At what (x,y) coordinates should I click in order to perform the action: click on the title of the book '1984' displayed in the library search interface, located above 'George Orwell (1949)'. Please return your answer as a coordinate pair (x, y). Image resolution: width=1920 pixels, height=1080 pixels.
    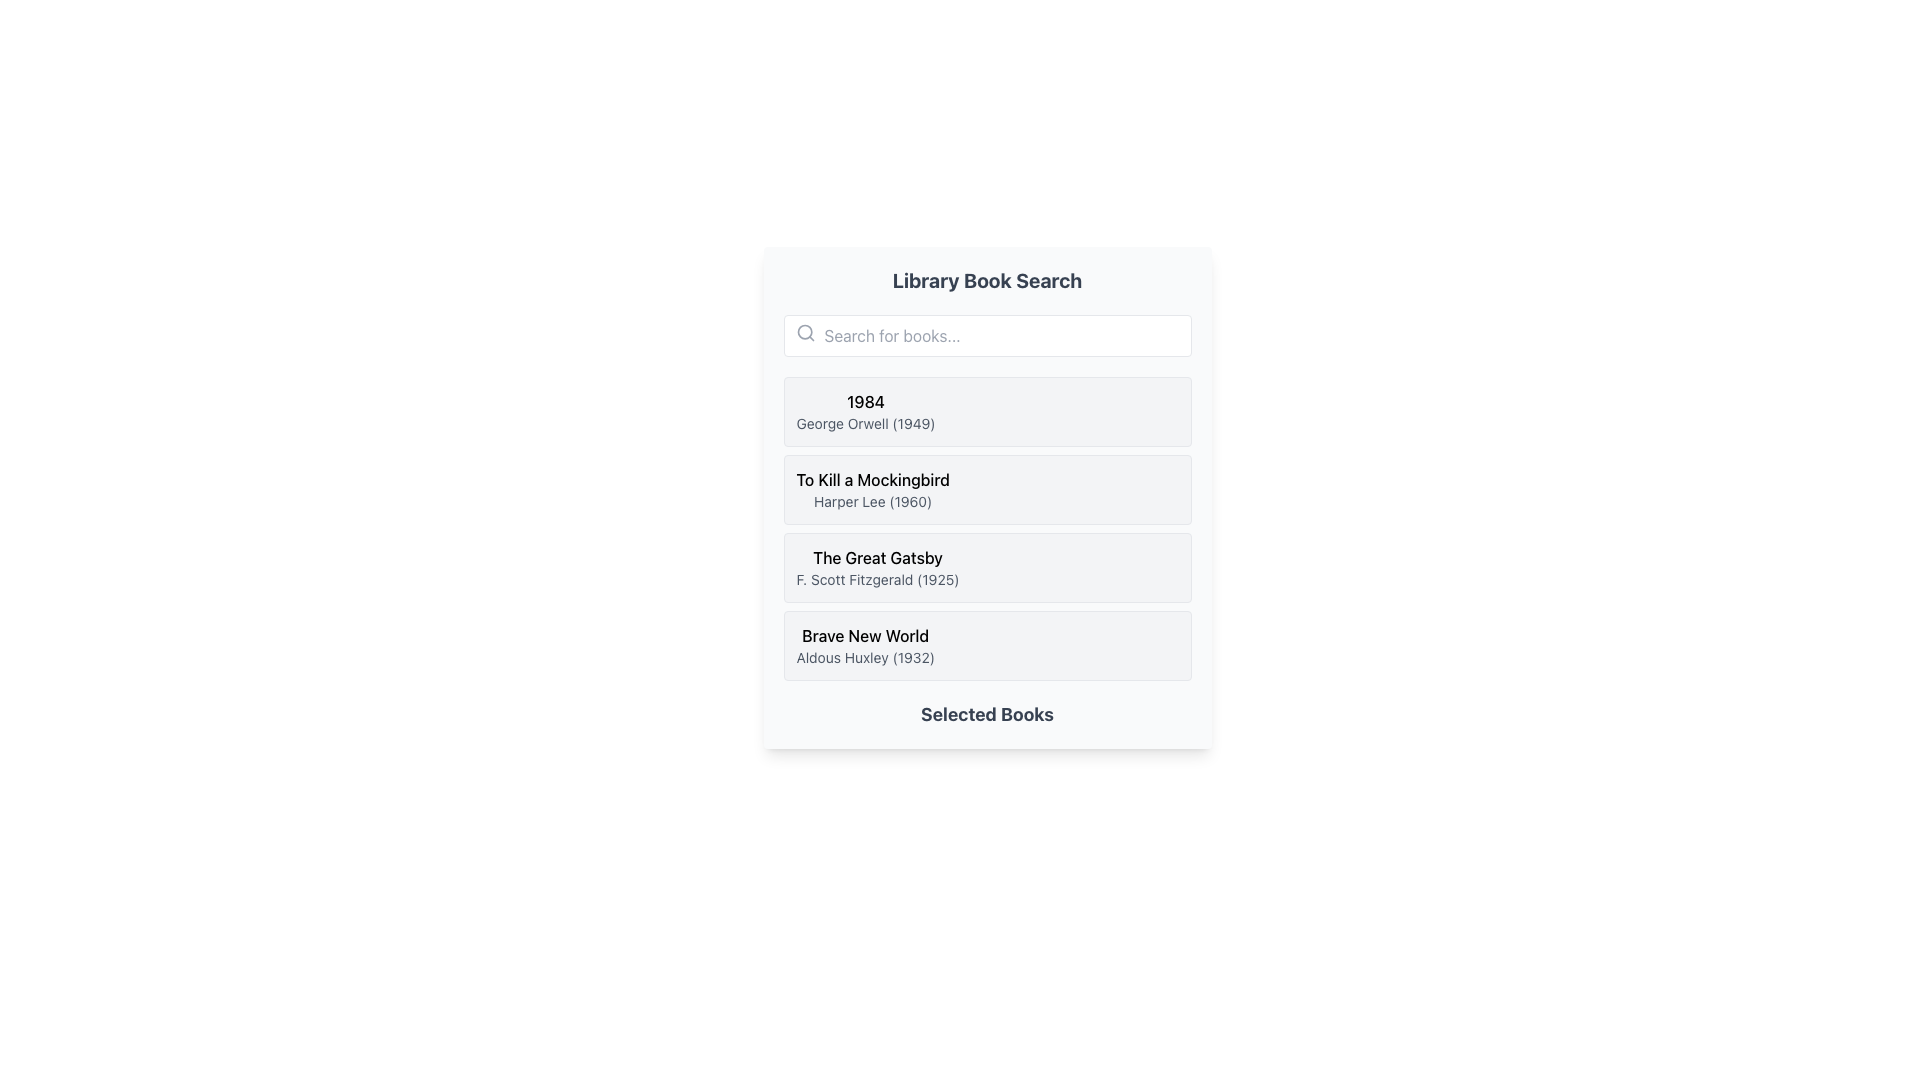
    Looking at the image, I should click on (866, 401).